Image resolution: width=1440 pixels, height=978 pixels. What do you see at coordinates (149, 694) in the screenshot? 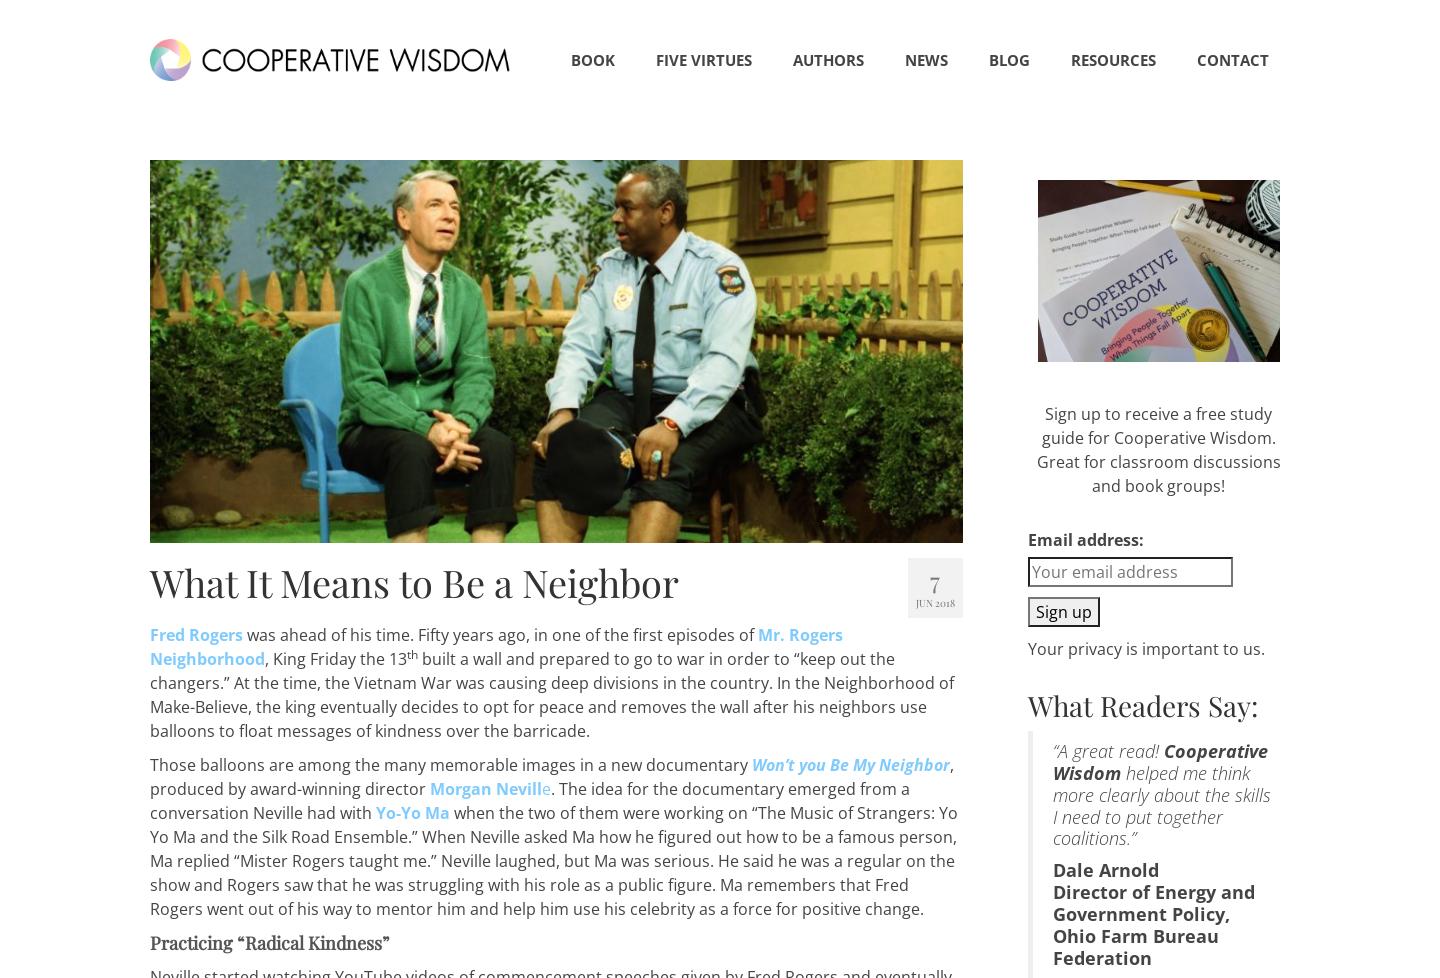
I see `'built a wall and prepared to go to war in order to “keep out the changers.” At the time, the Vietnam War was causing deep divisions in the country. In the Neighborhood of Make-Believe, the king eventually decides to opt for peace and removes the wall after his neighbors use balloons to float messages of kindness over the barricade.'` at bounding box center [149, 694].